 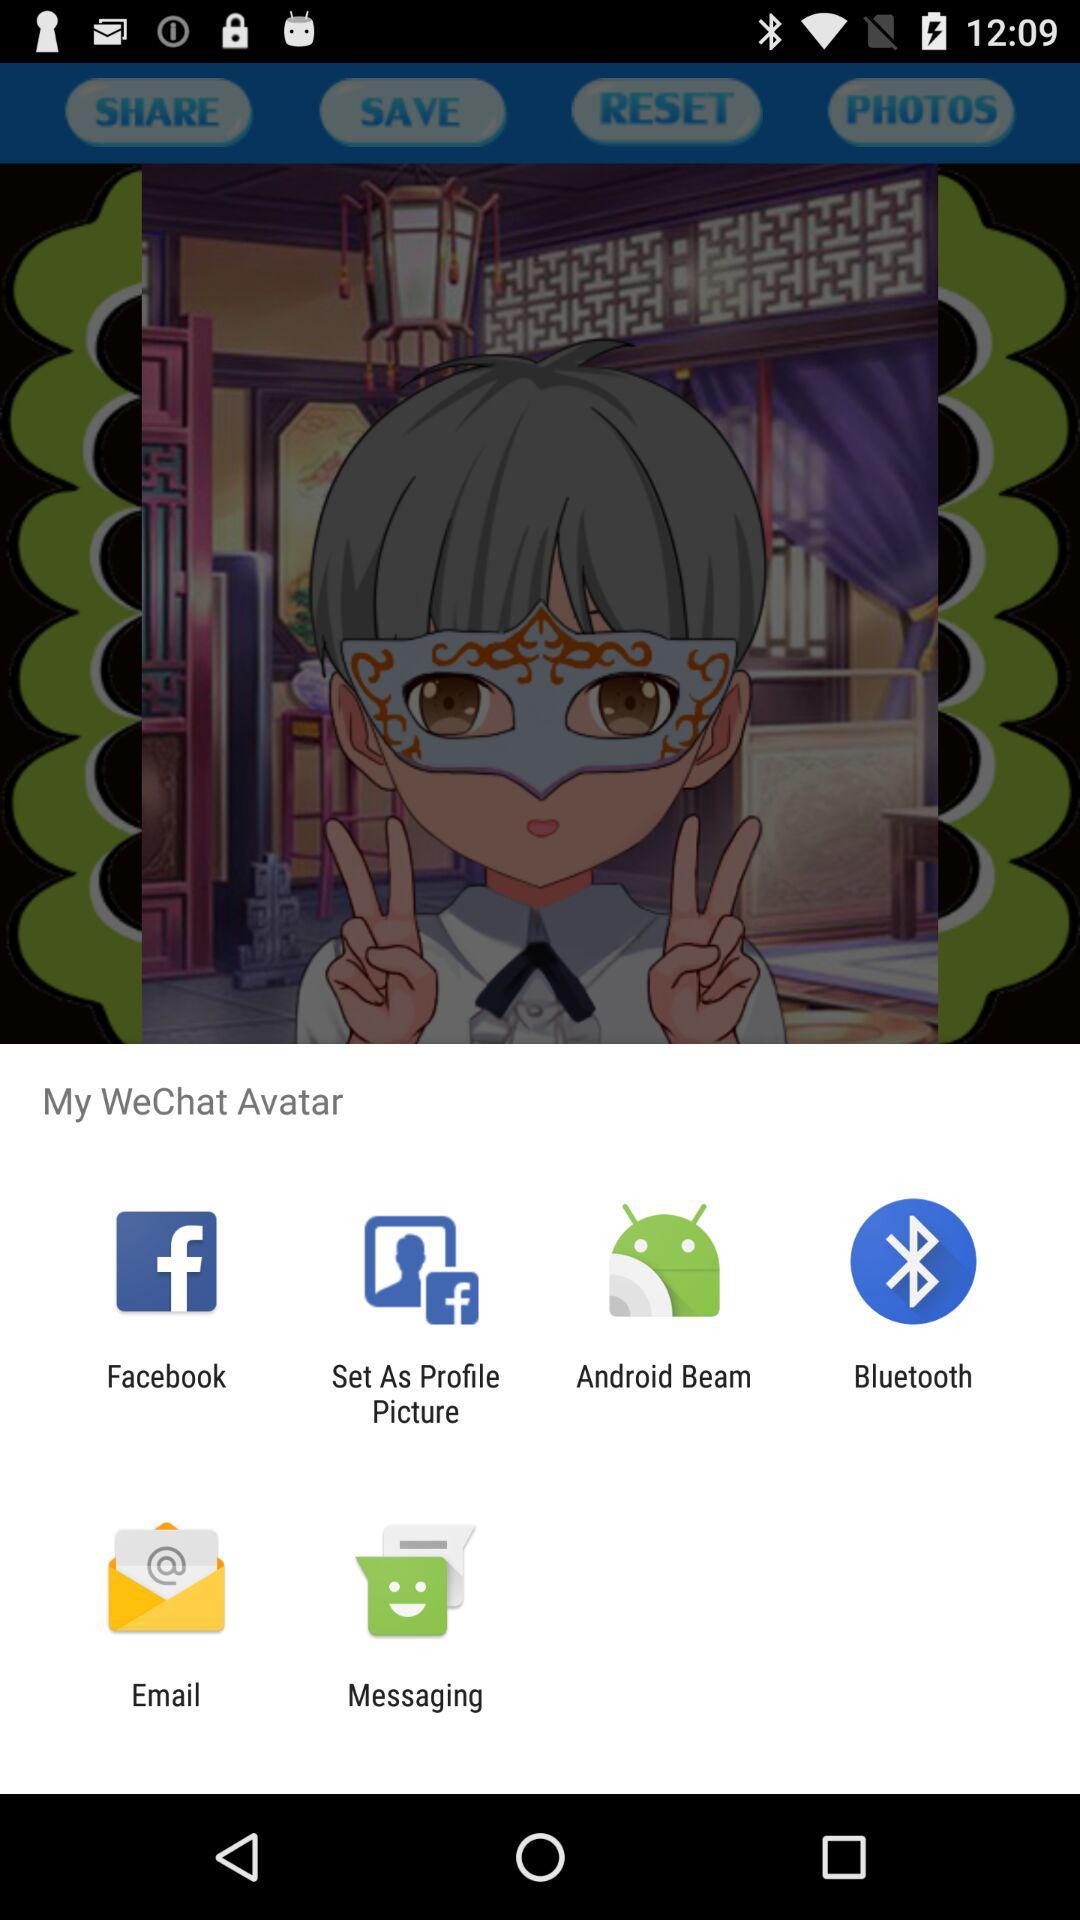 What do you see at coordinates (664, 1392) in the screenshot?
I see `item next to set as profile item` at bounding box center [664, 1392].